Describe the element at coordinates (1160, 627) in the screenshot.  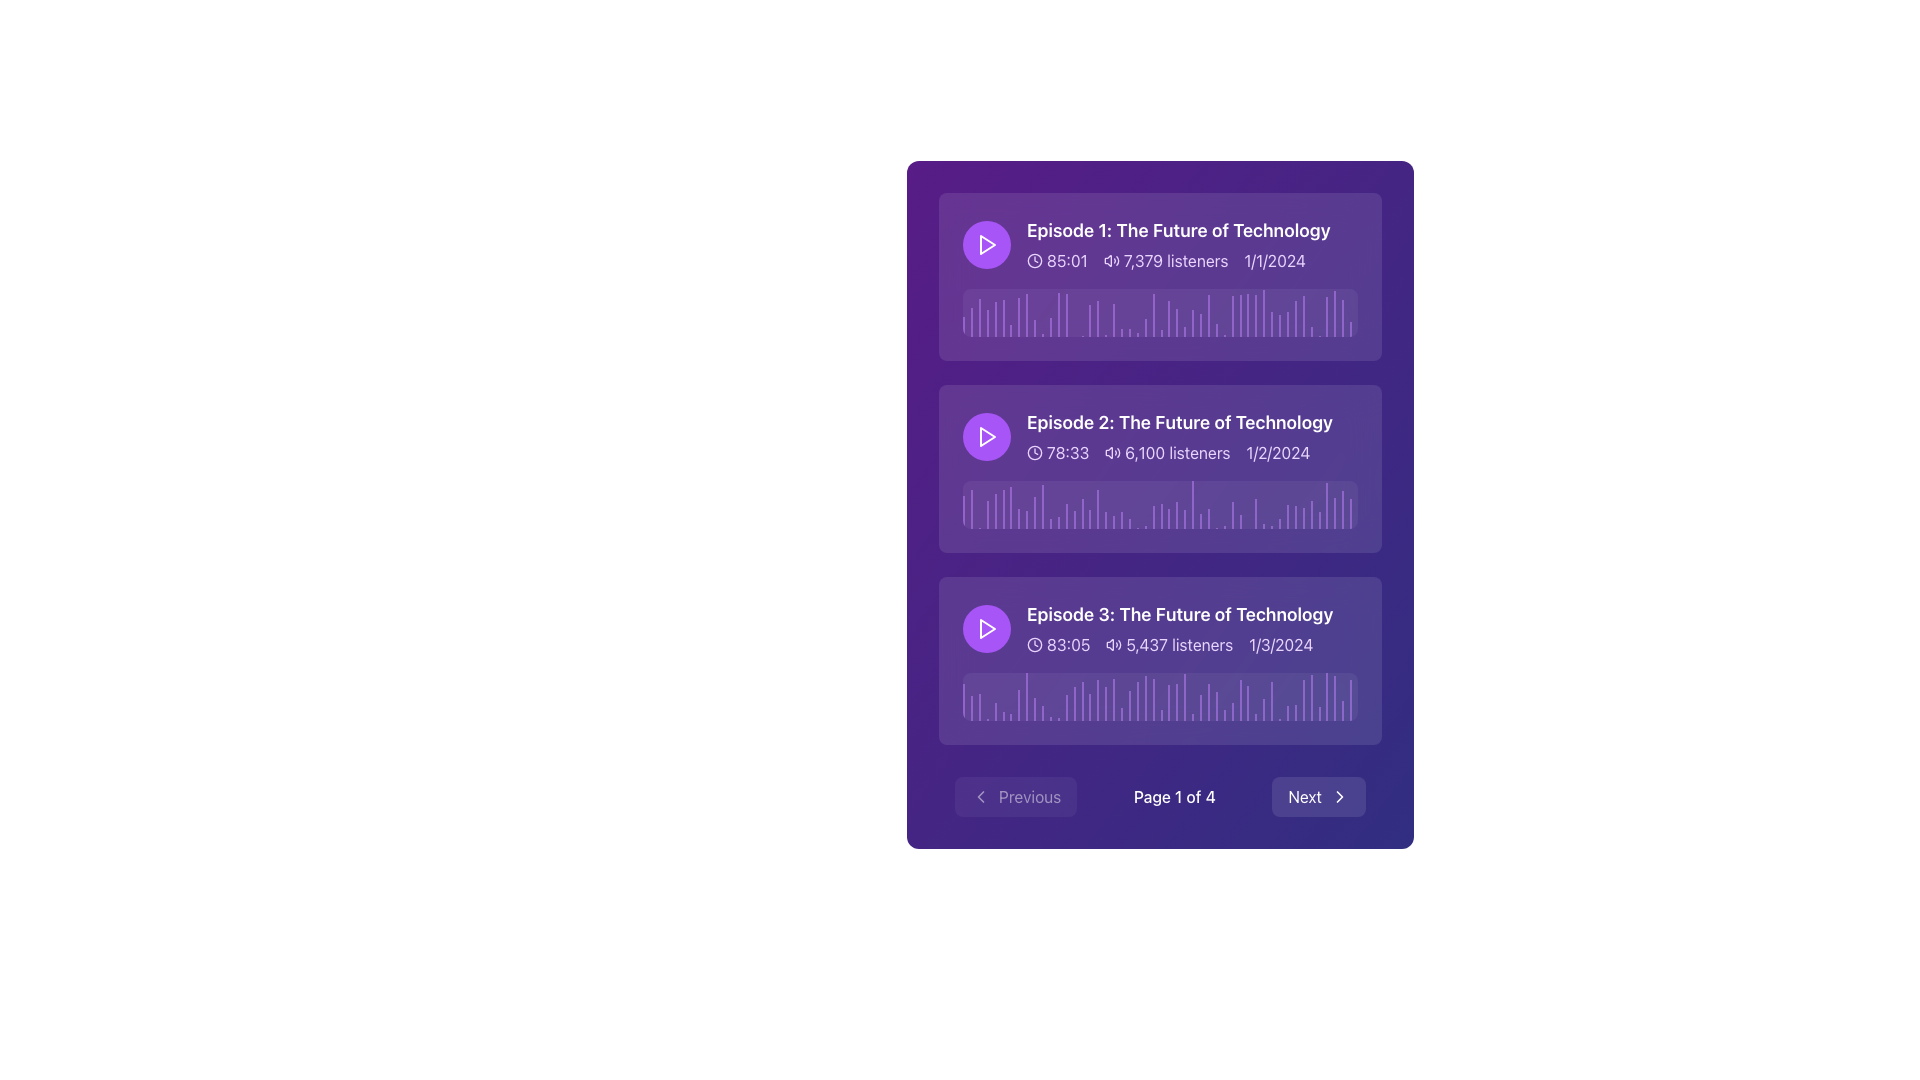
I see `the text of the List item representing 'Episode 3: The Future of Technology'` at that location.